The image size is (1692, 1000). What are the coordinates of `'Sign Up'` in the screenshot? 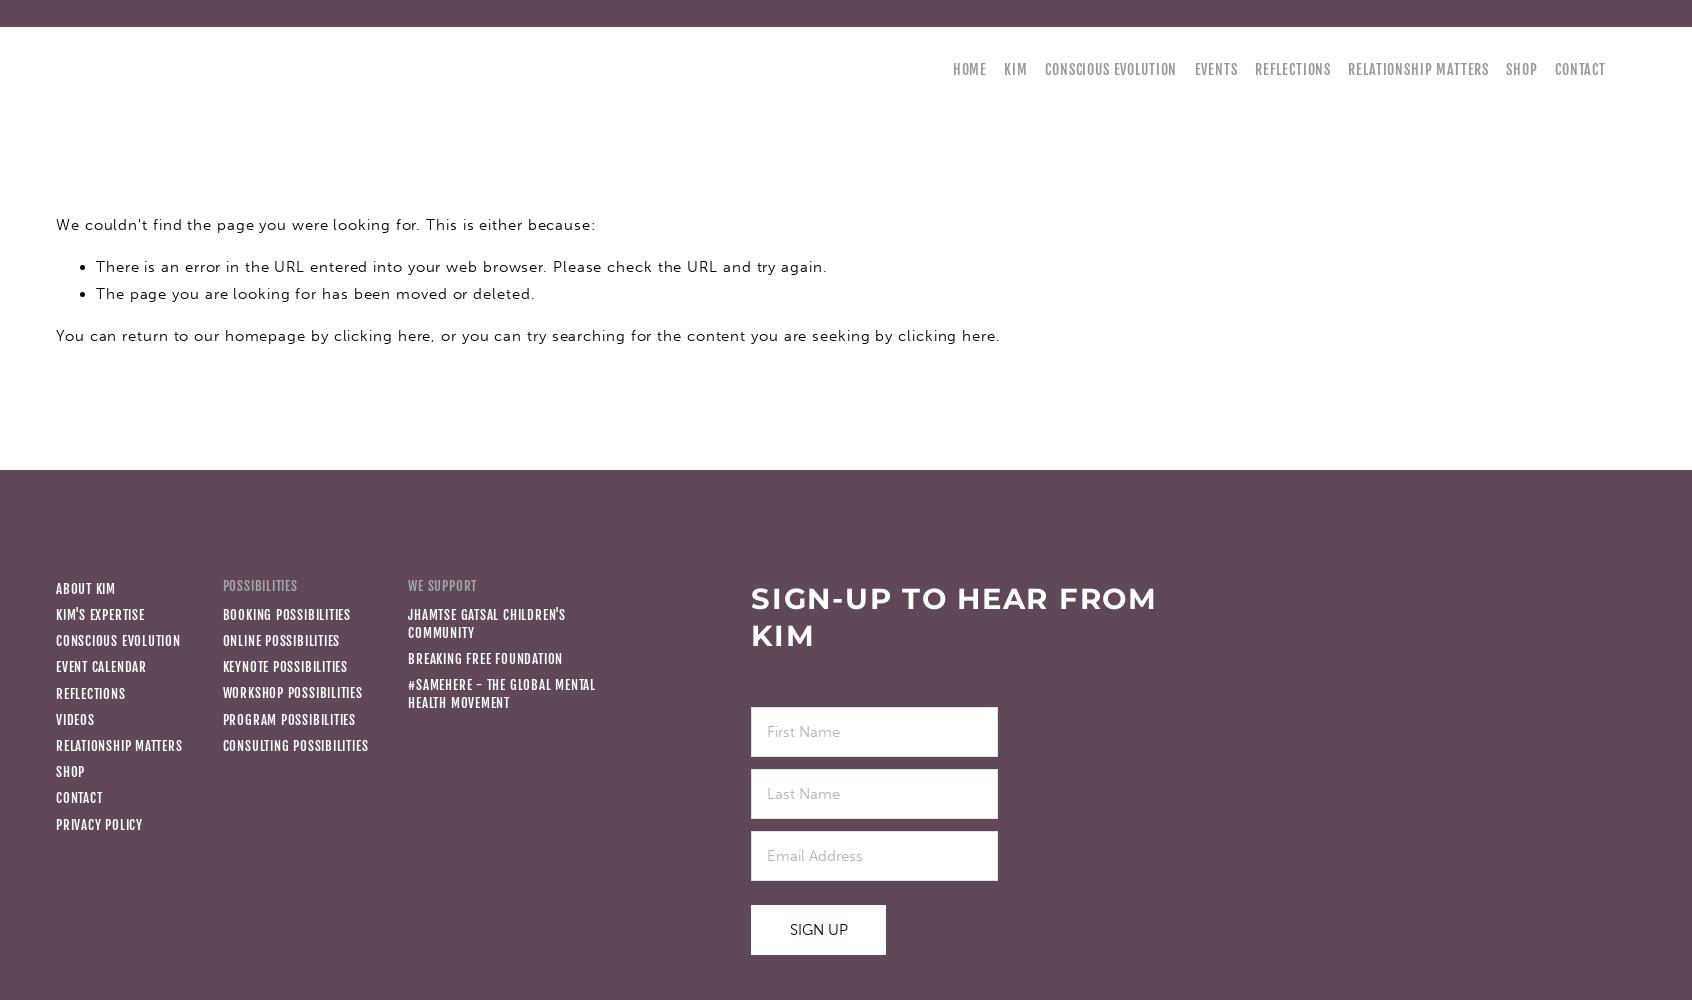 It's located at (818, 930).